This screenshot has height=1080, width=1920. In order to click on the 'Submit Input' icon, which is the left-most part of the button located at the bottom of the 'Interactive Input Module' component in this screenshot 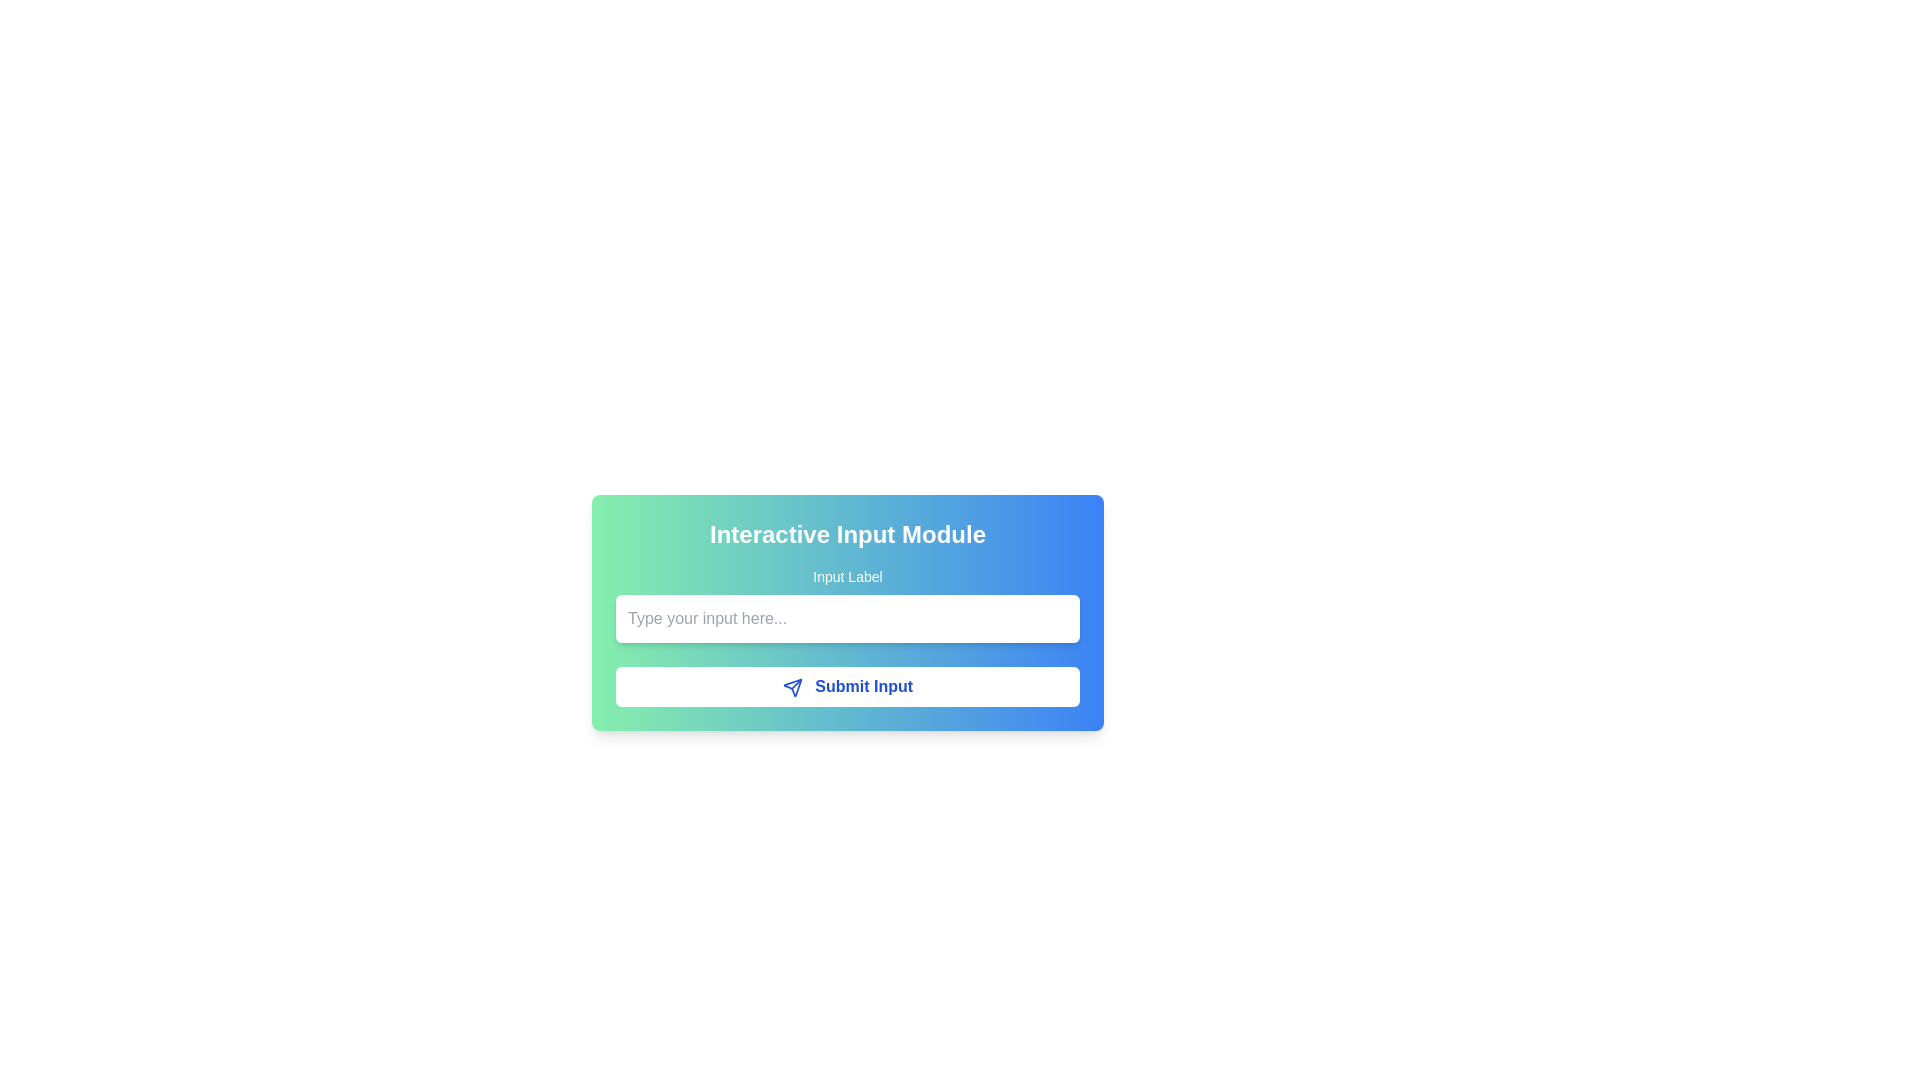, I will do `click(791, 686)`.